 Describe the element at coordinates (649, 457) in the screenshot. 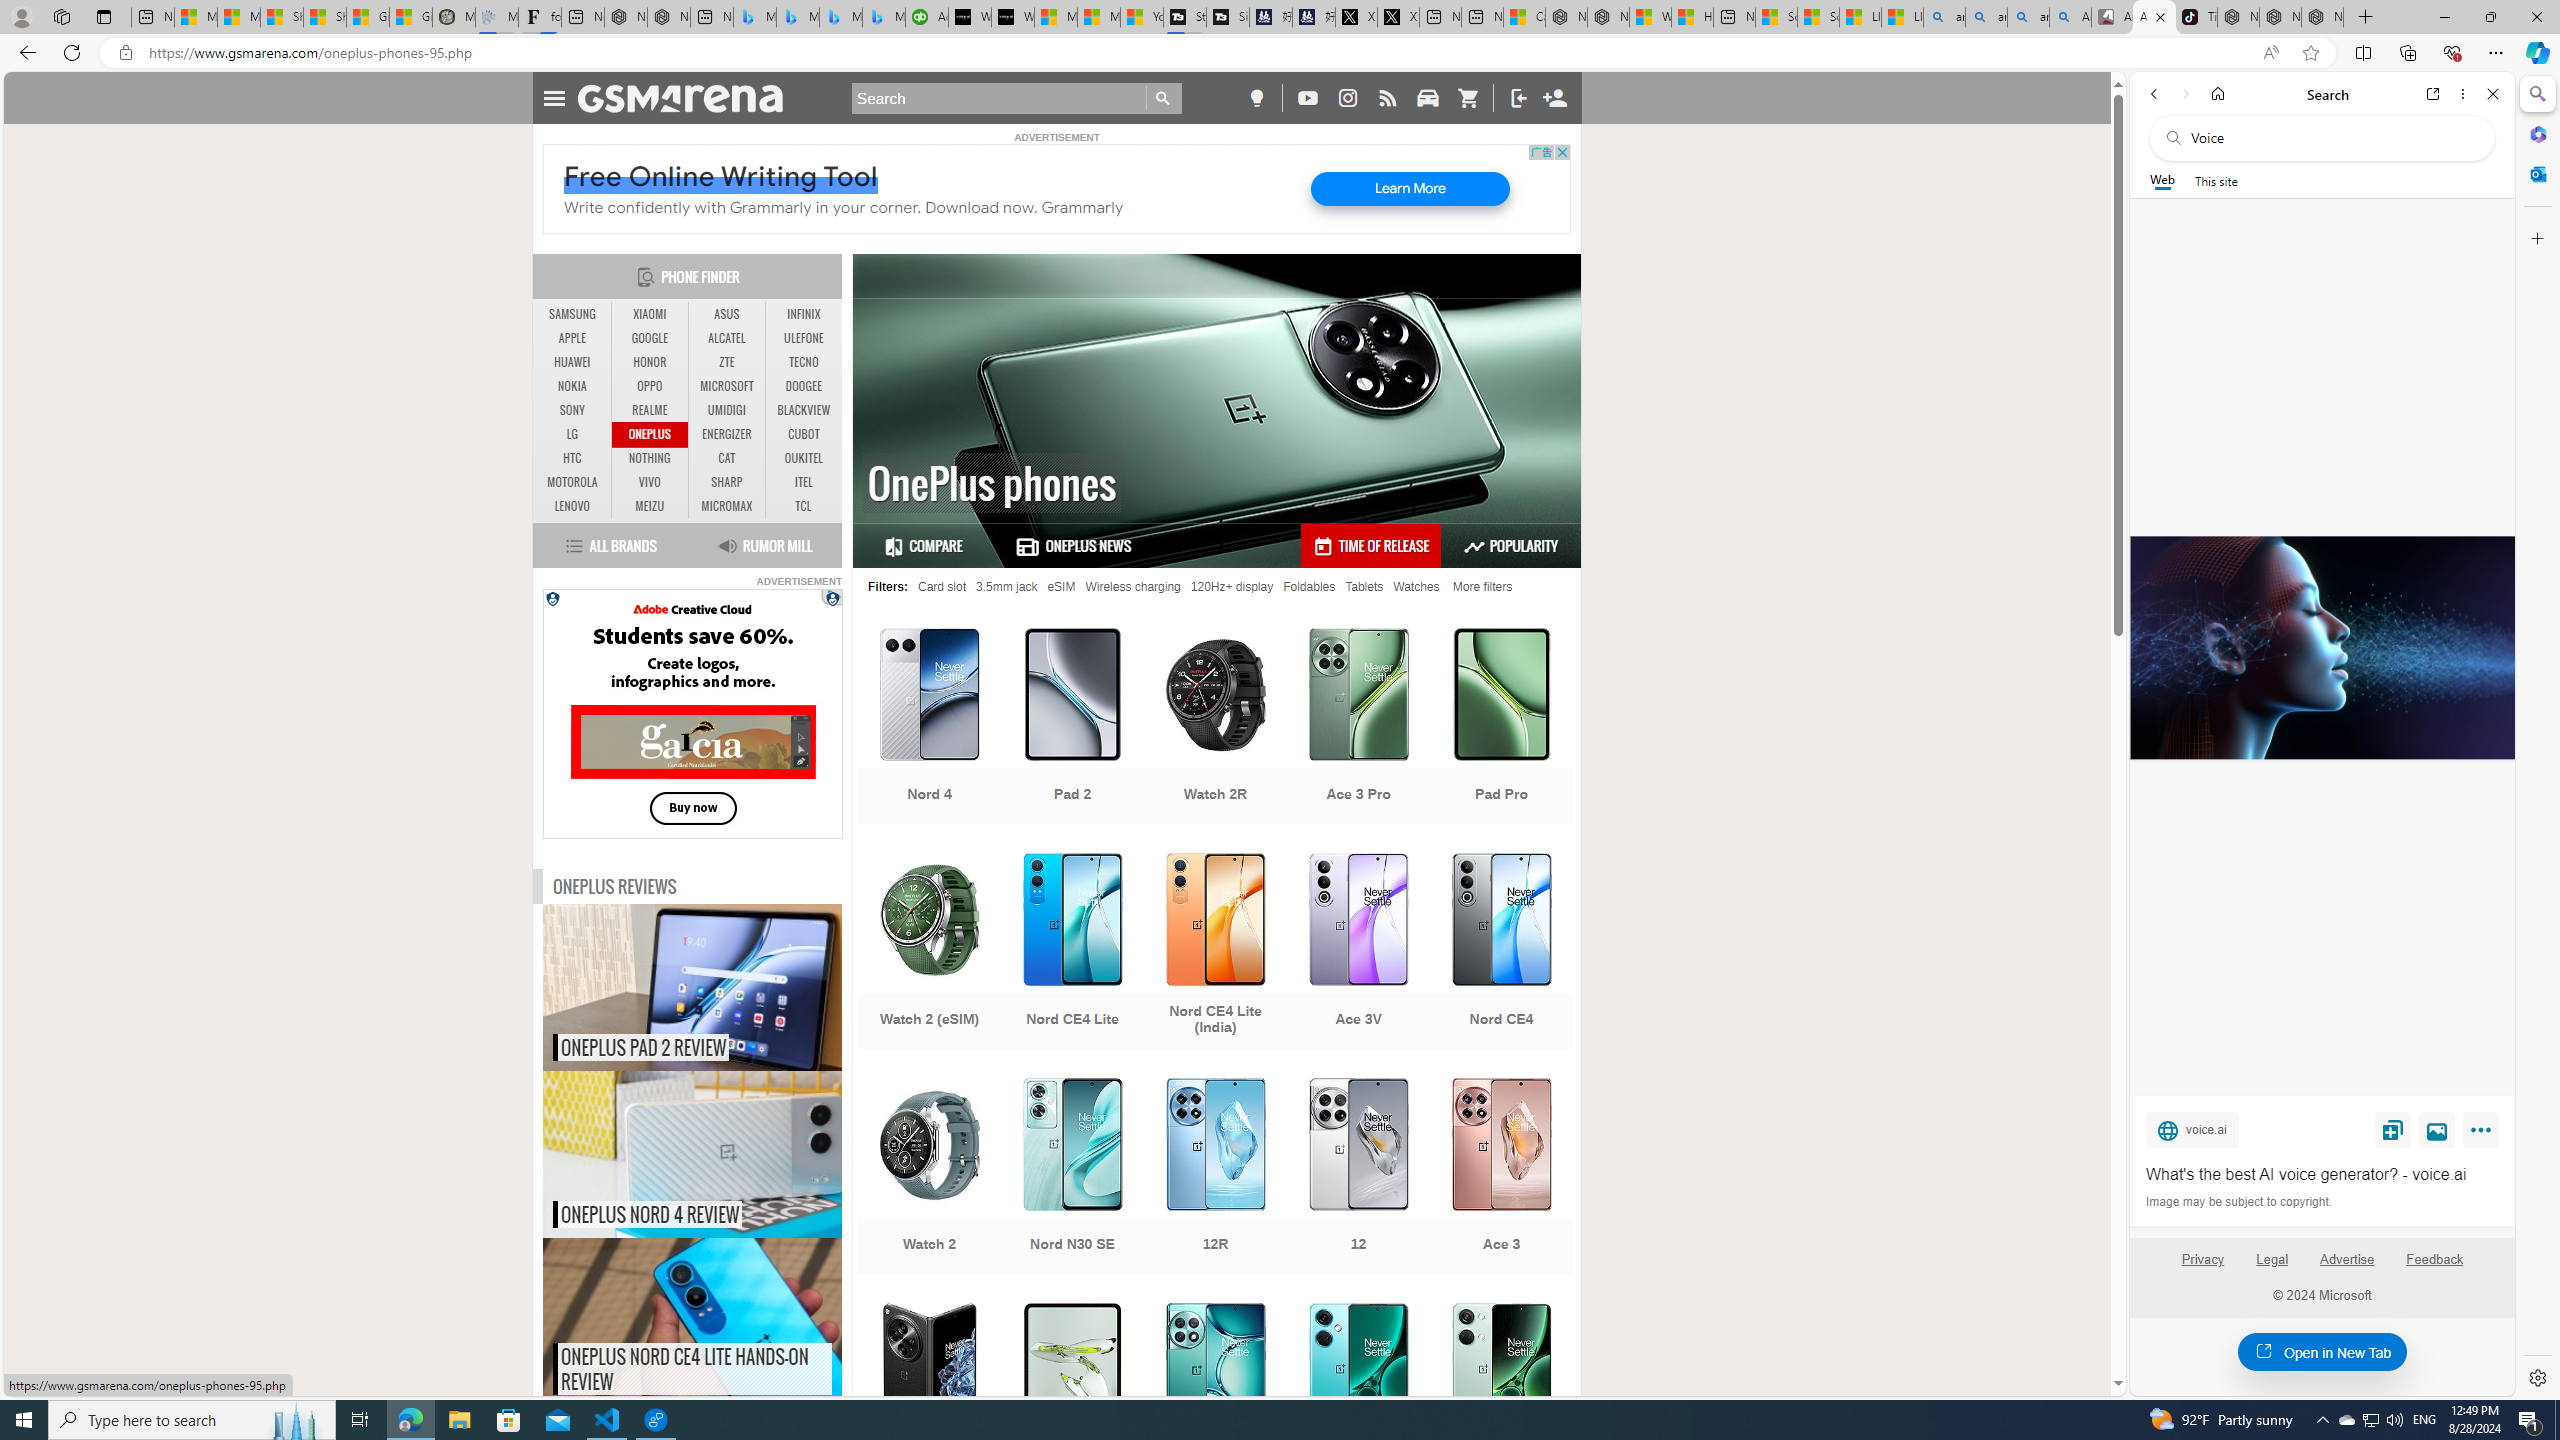

I see `'NOTHING'` at that location.